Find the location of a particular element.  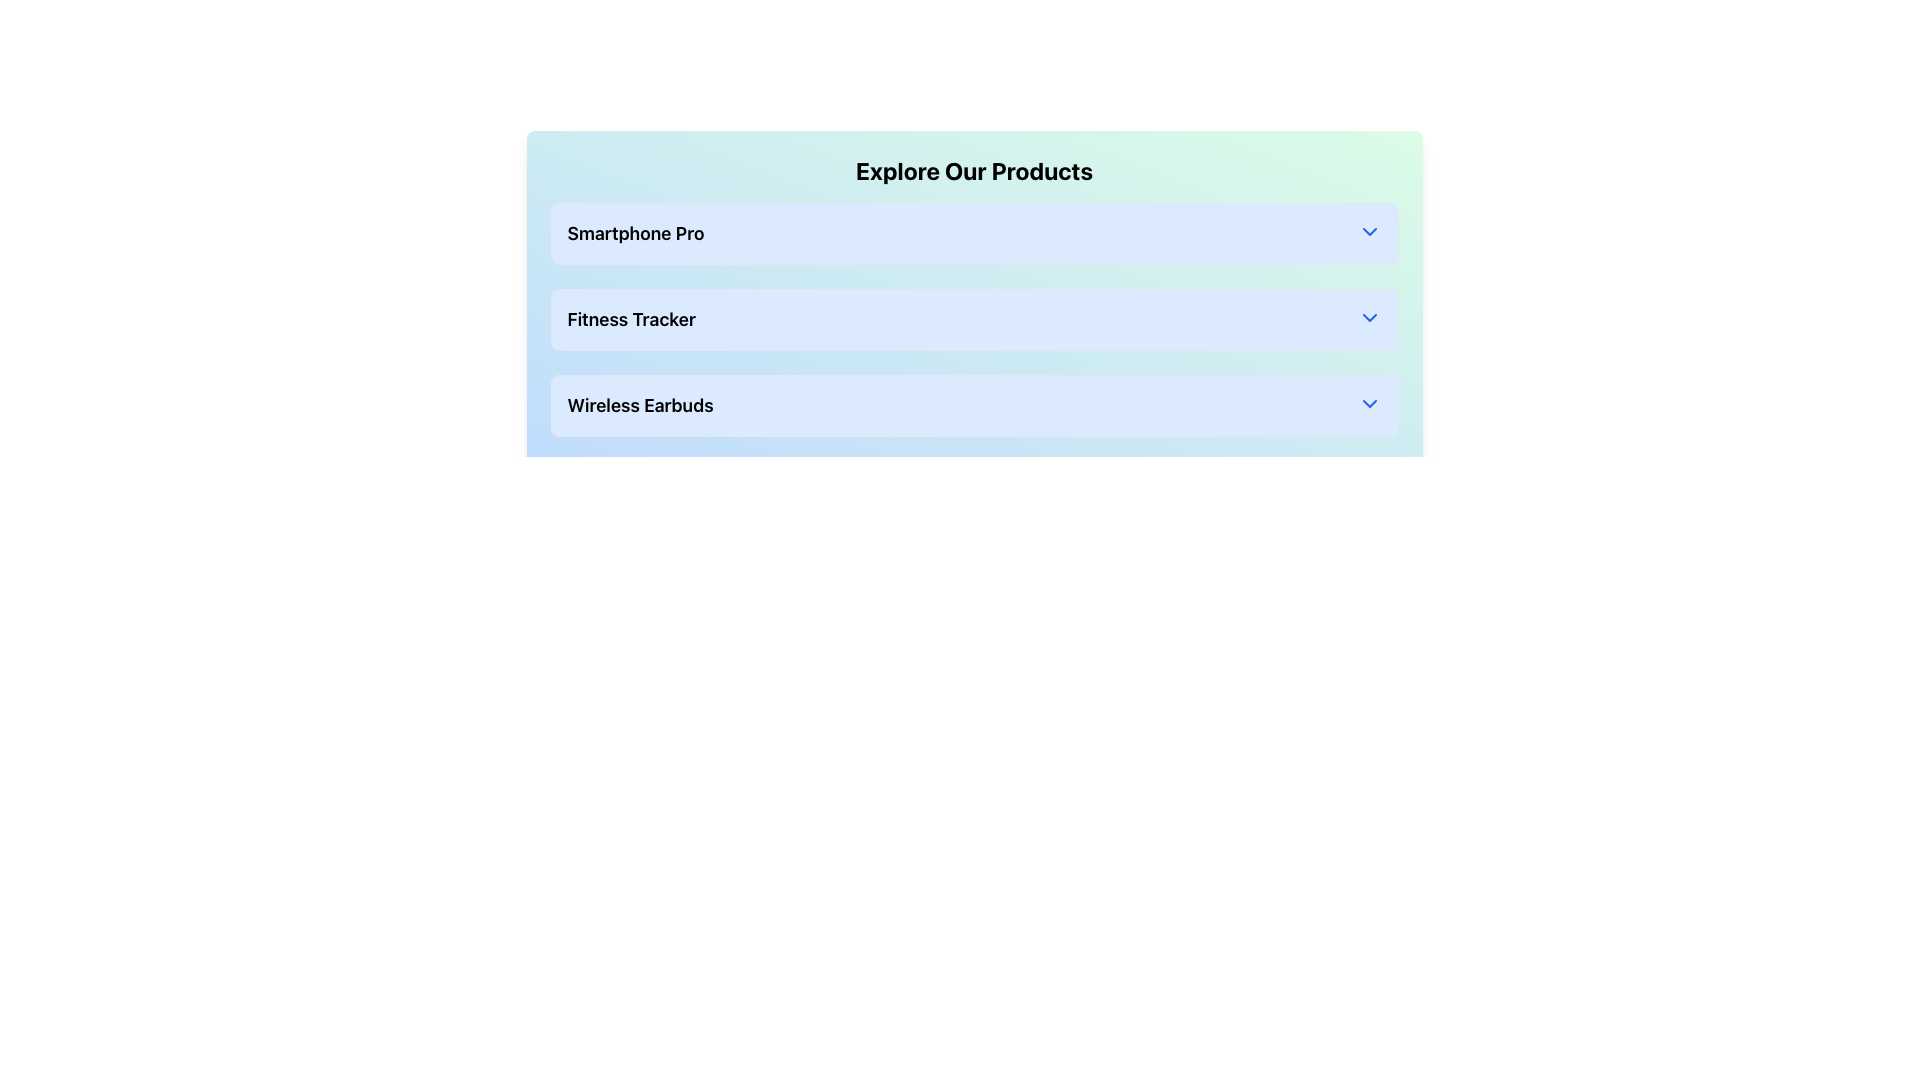

the 'Smartphone Pro' button, which is the first item in the list under 'Explore Our Products' is located at coordinates (974, 233).